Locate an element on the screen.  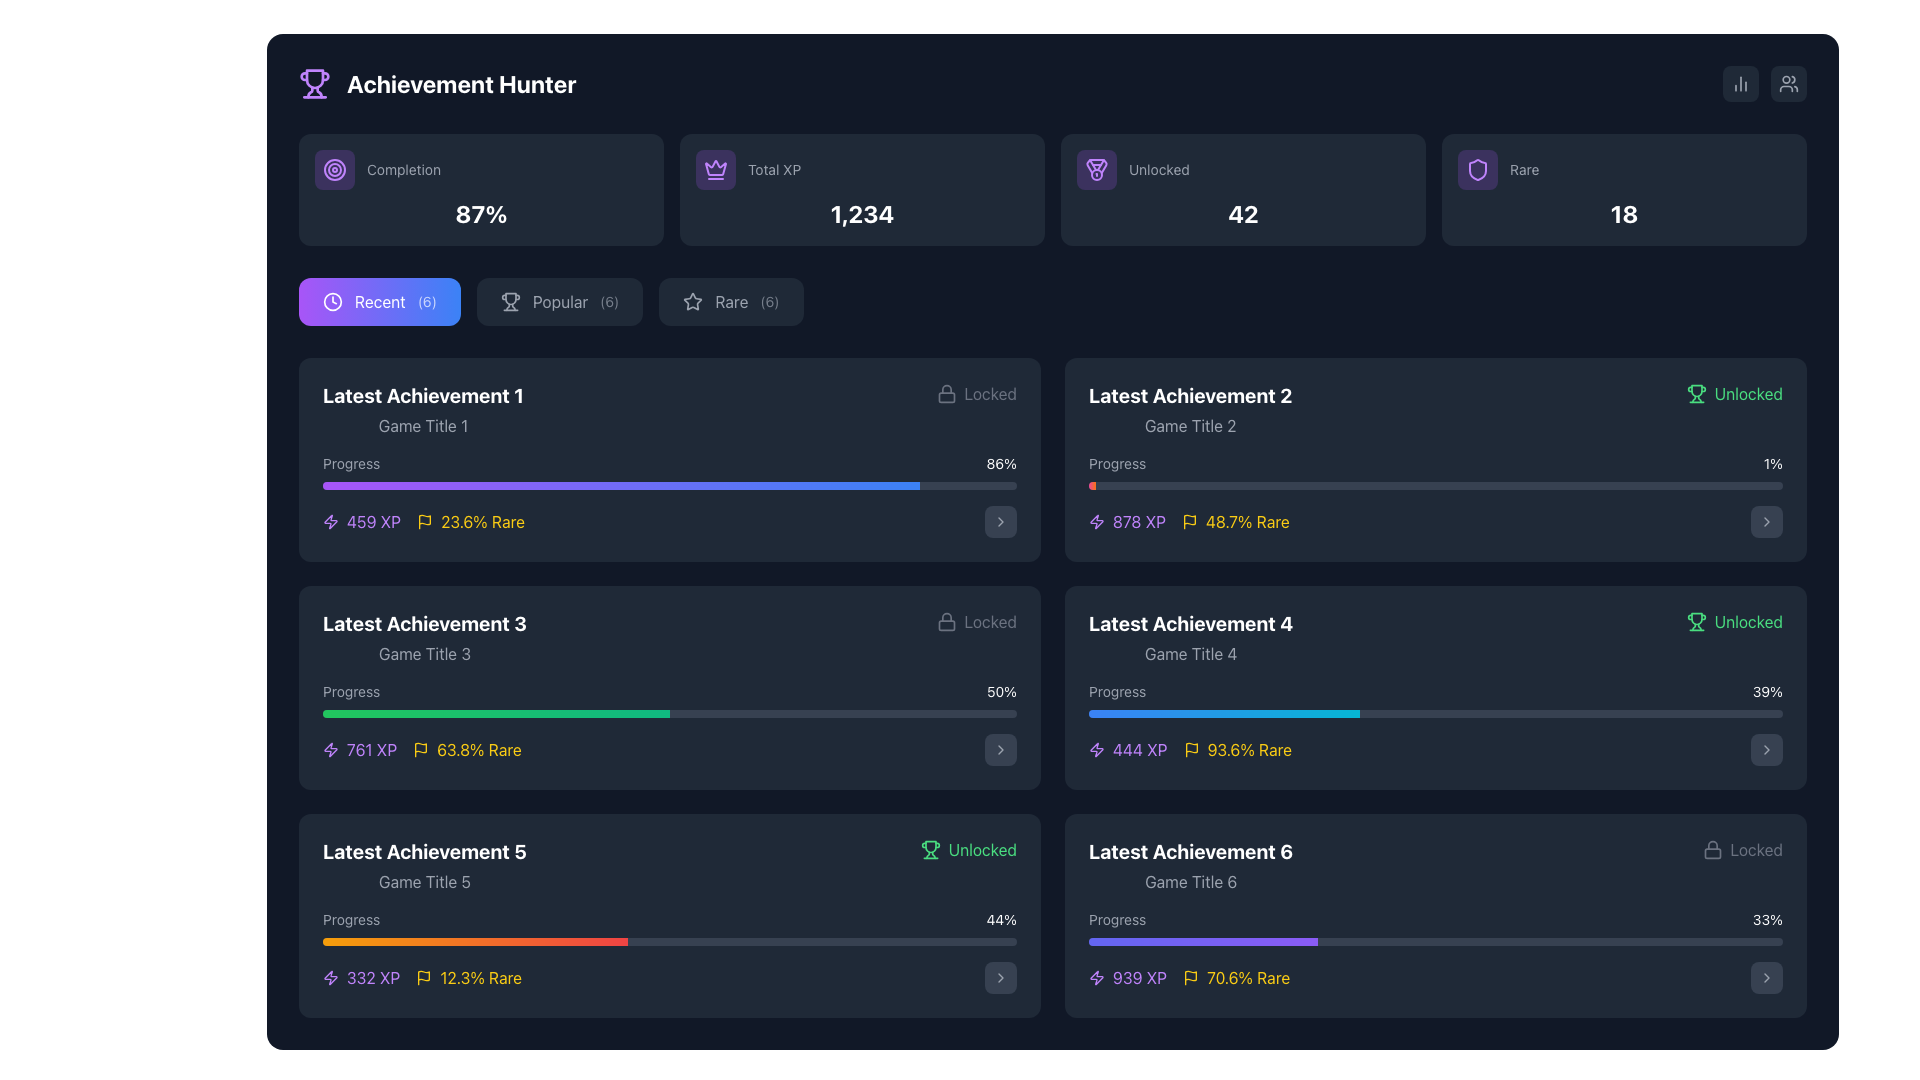
the energy icon located to the left of the '761 XP' text within the 'Latest Achievement 3' card in the achievement dashboard is located at coordinates (331, 749).